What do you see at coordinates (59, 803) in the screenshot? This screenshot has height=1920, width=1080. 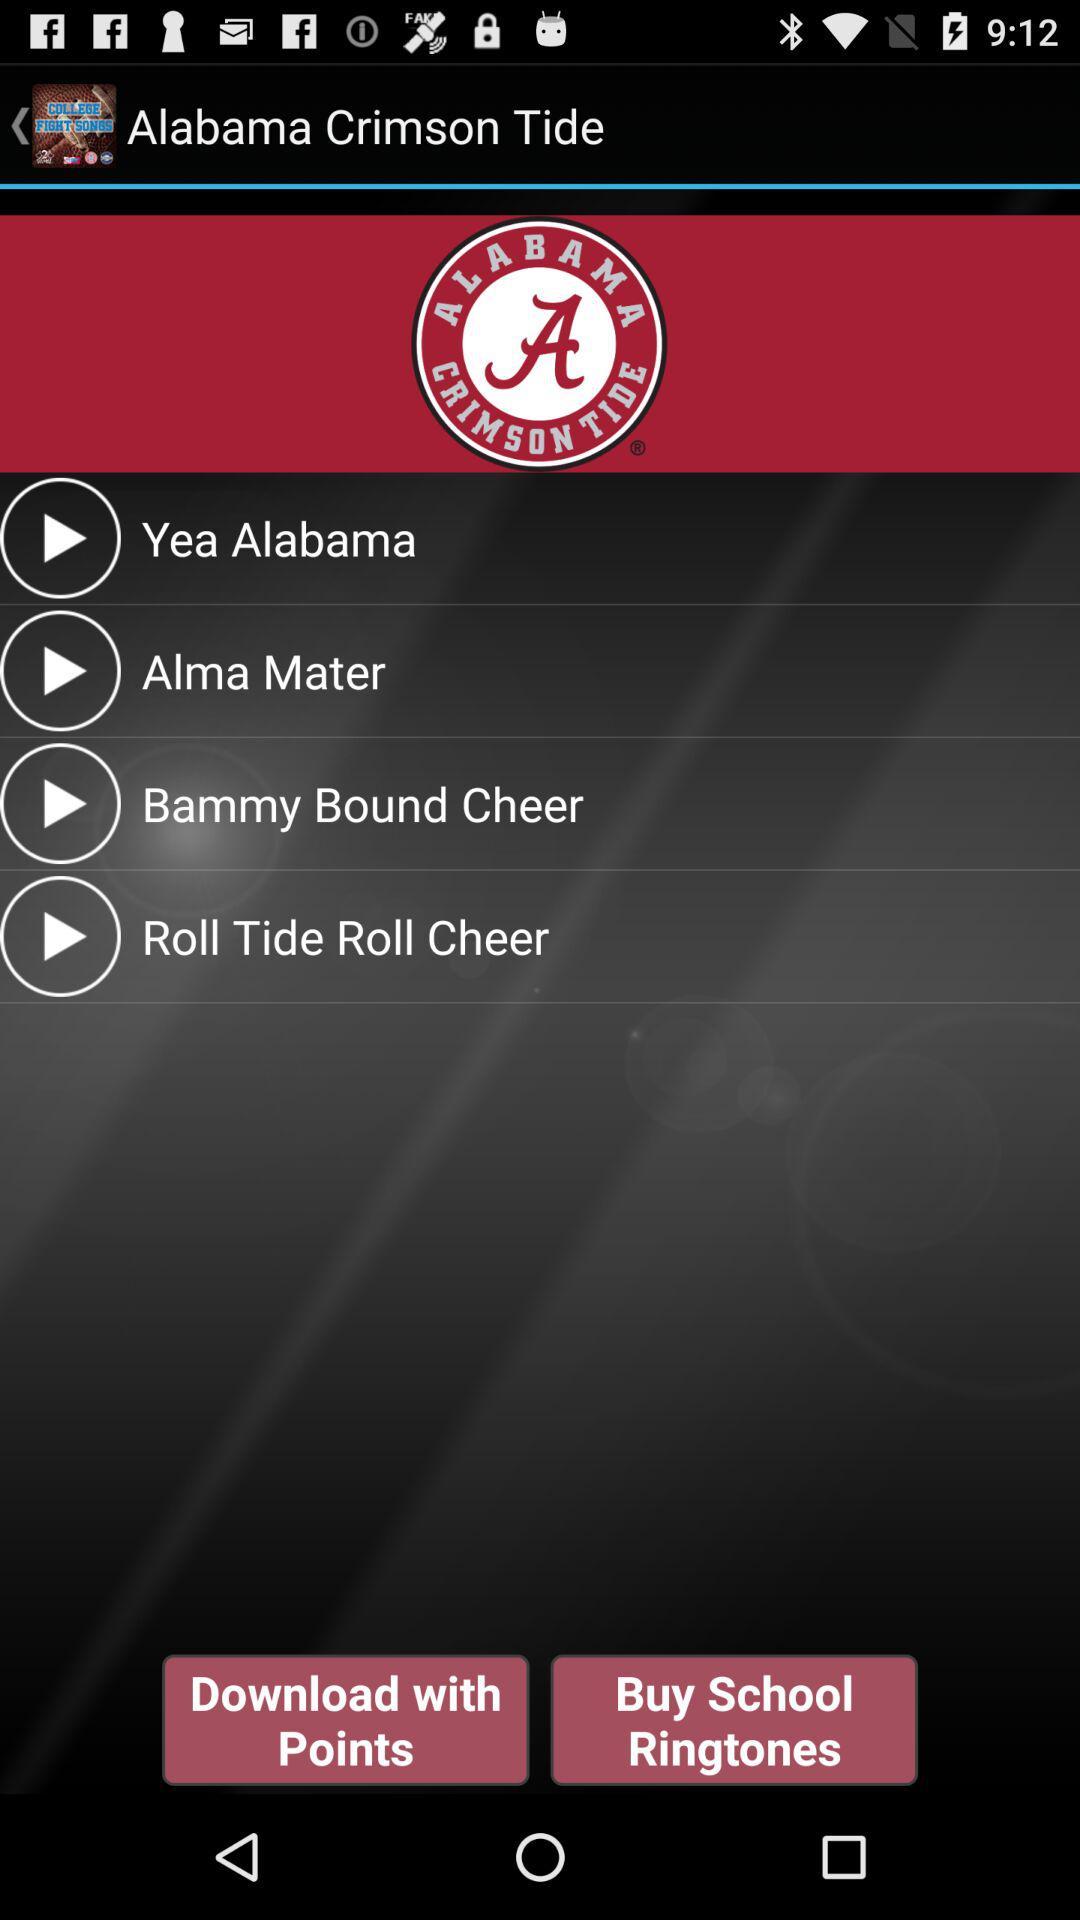 I see `audio` at bounding box center [59, 803].